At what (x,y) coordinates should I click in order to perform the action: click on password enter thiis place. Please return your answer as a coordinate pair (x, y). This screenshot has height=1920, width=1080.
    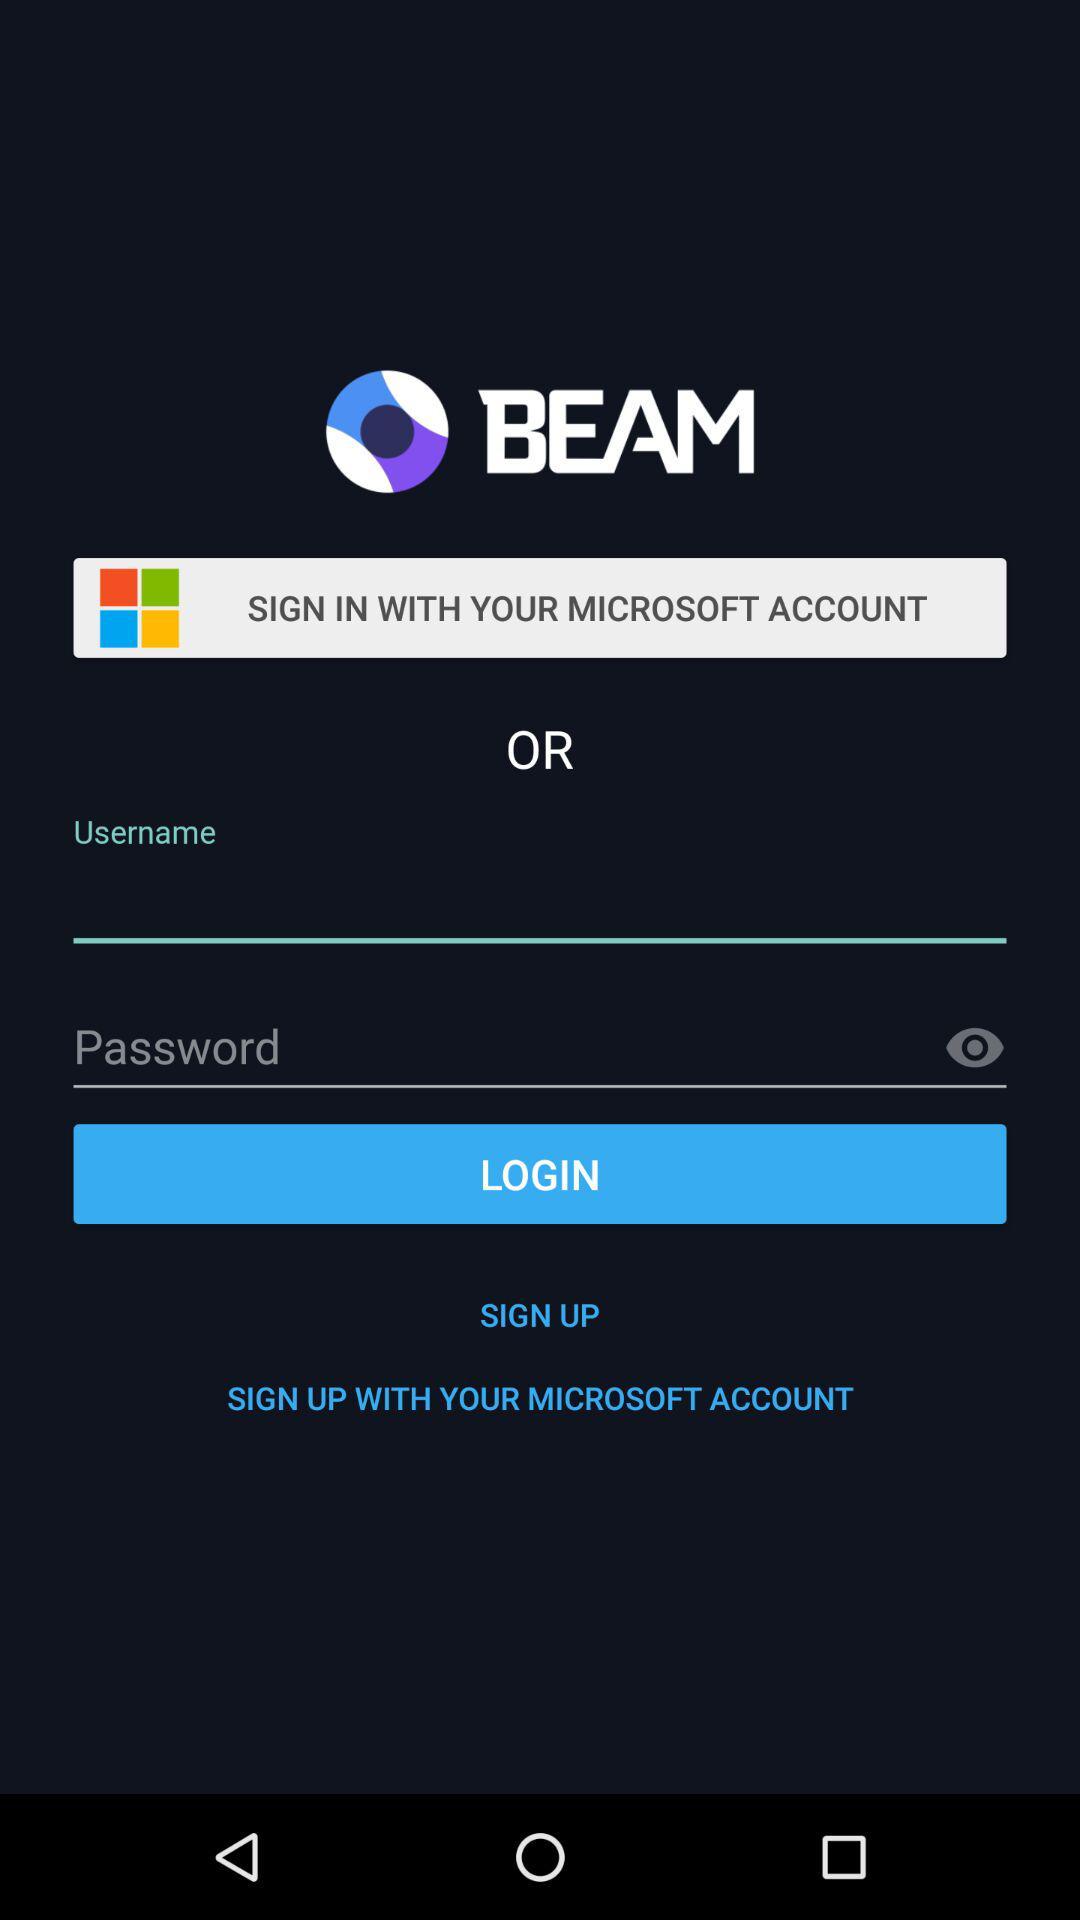
    Looking at the image, I should click on (540, 1048).